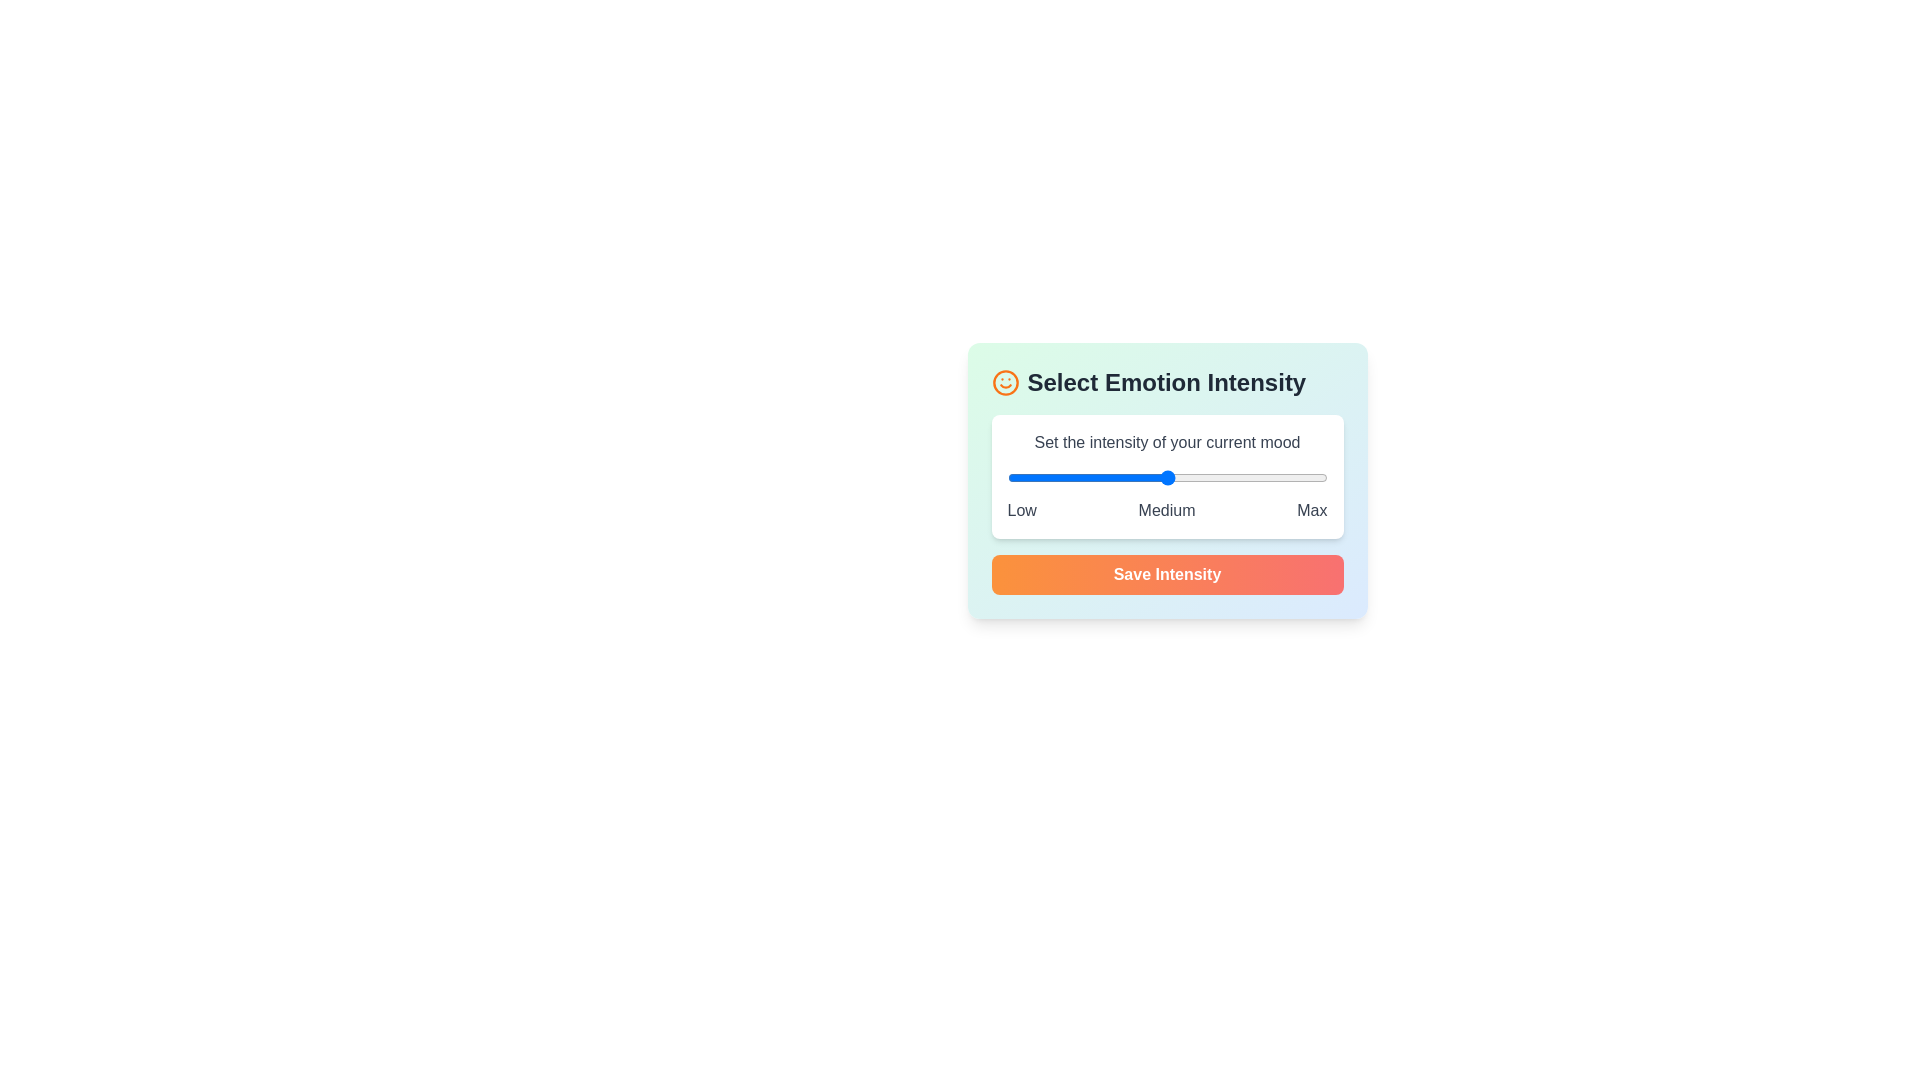 Image resolution: width=1920 pixels, height=1080 pixels. Describe the element at coordinates (1167, 442) in the screenshot. I see `the label 'Set the intensity of your current mood' to focus on it` at that location.